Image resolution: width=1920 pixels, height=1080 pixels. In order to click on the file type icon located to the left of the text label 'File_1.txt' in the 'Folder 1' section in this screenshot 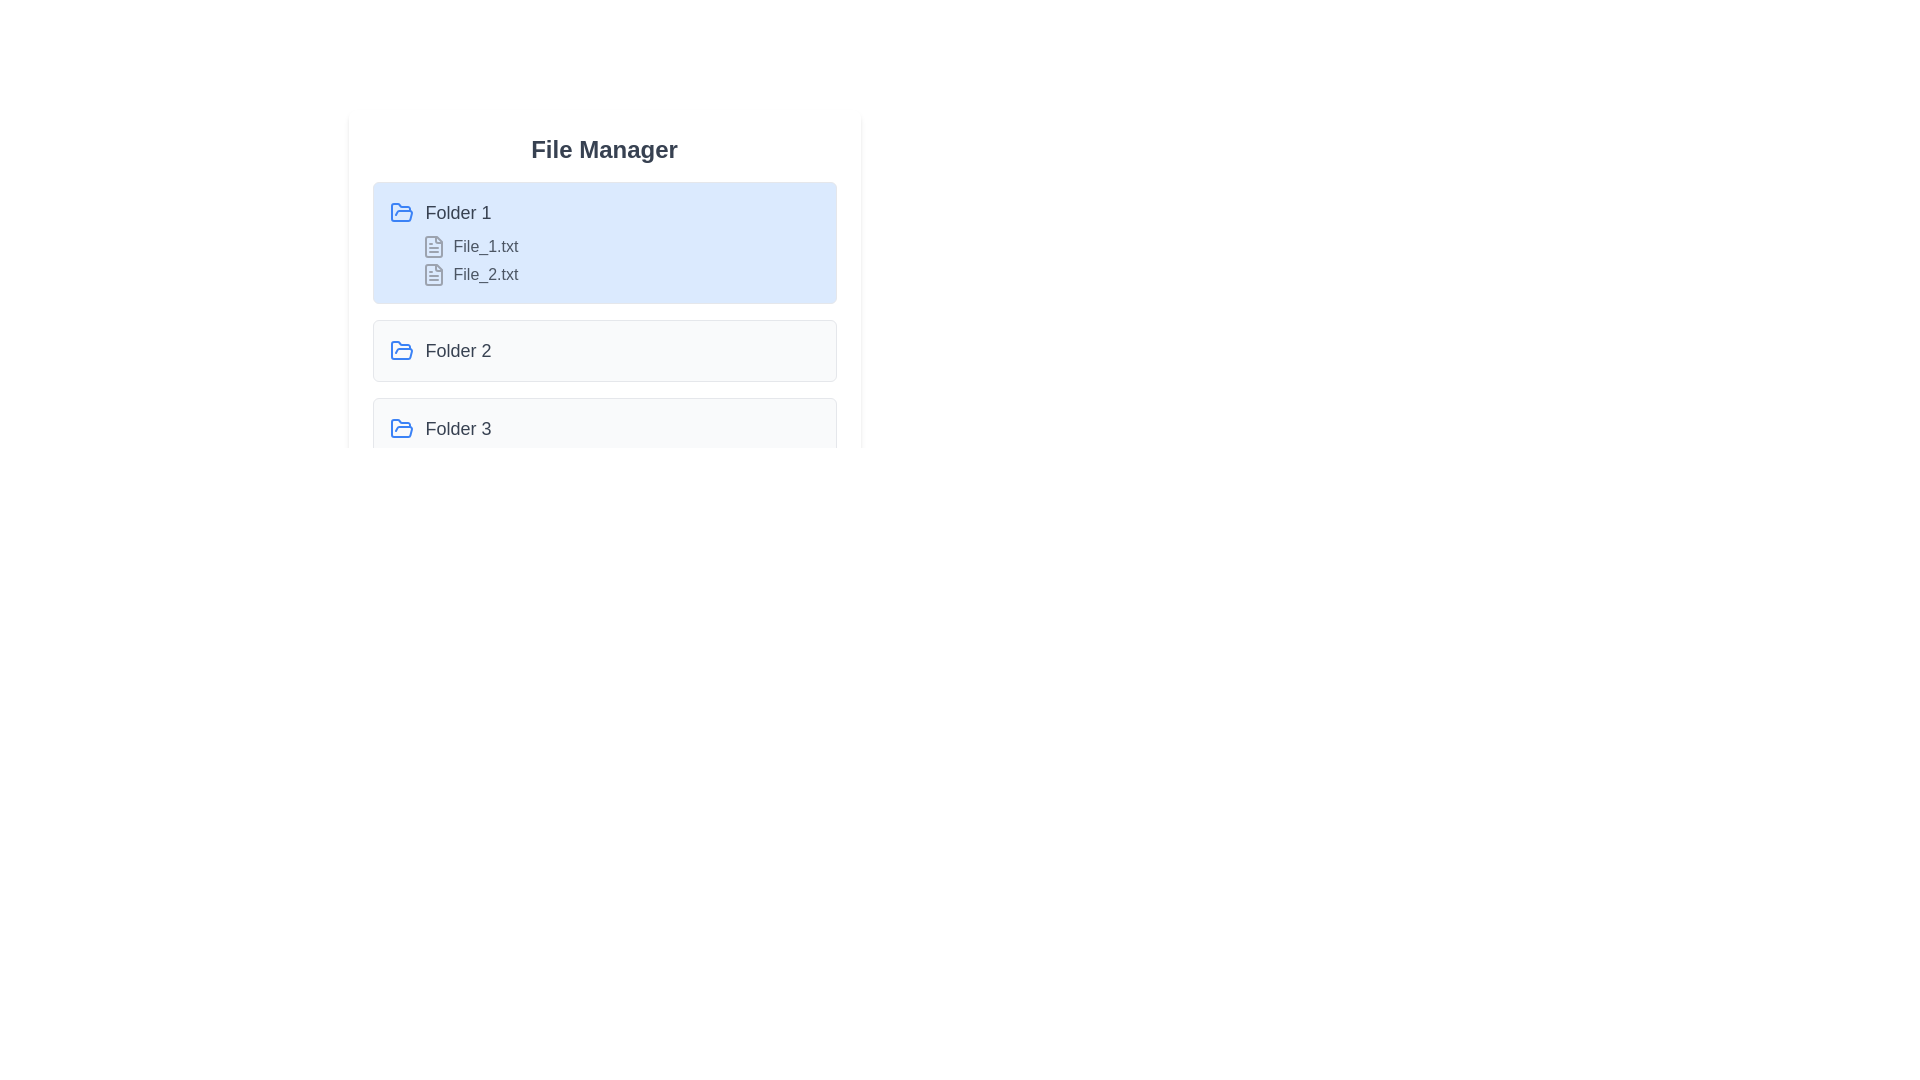, I will do `click(432, 245)`.